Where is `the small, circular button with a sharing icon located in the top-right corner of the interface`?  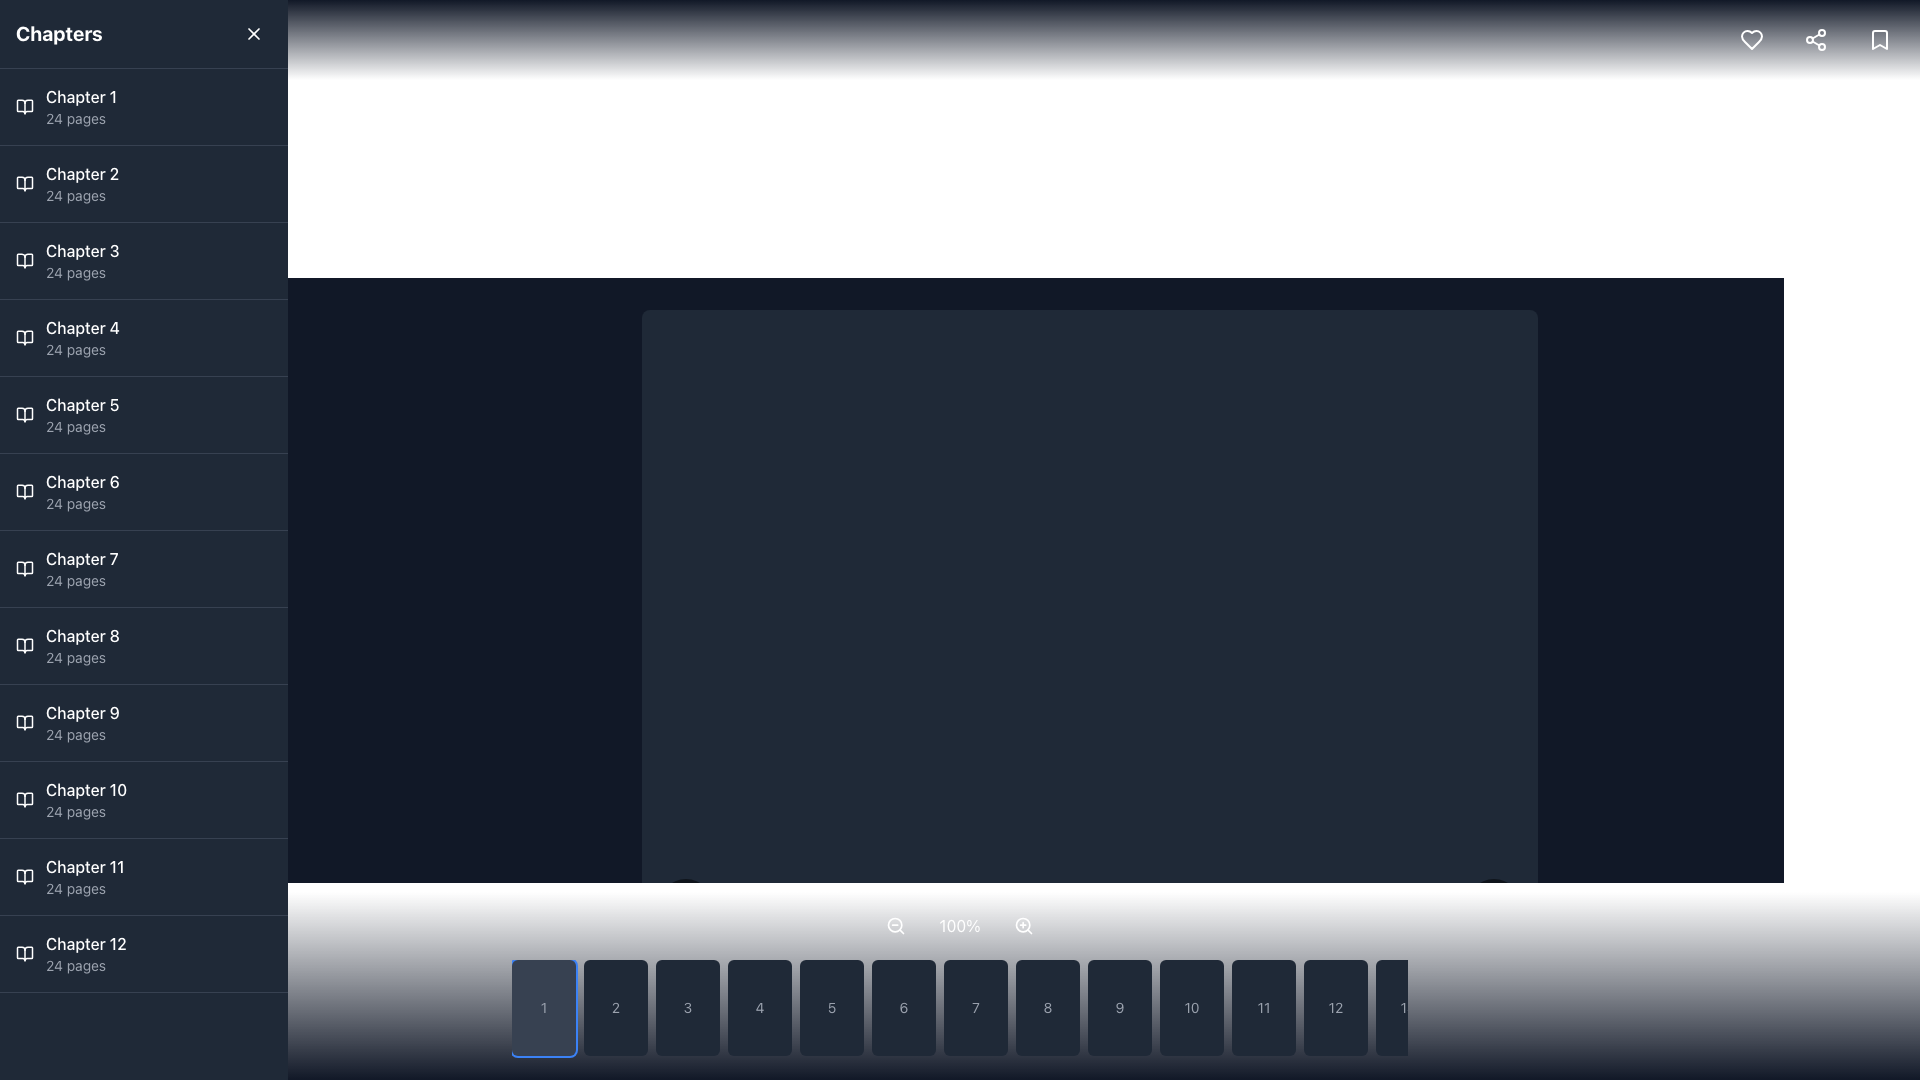 the small, circular button with a sharing icon located in the top-right corner of the interface is located at coordinates (1815, 39).